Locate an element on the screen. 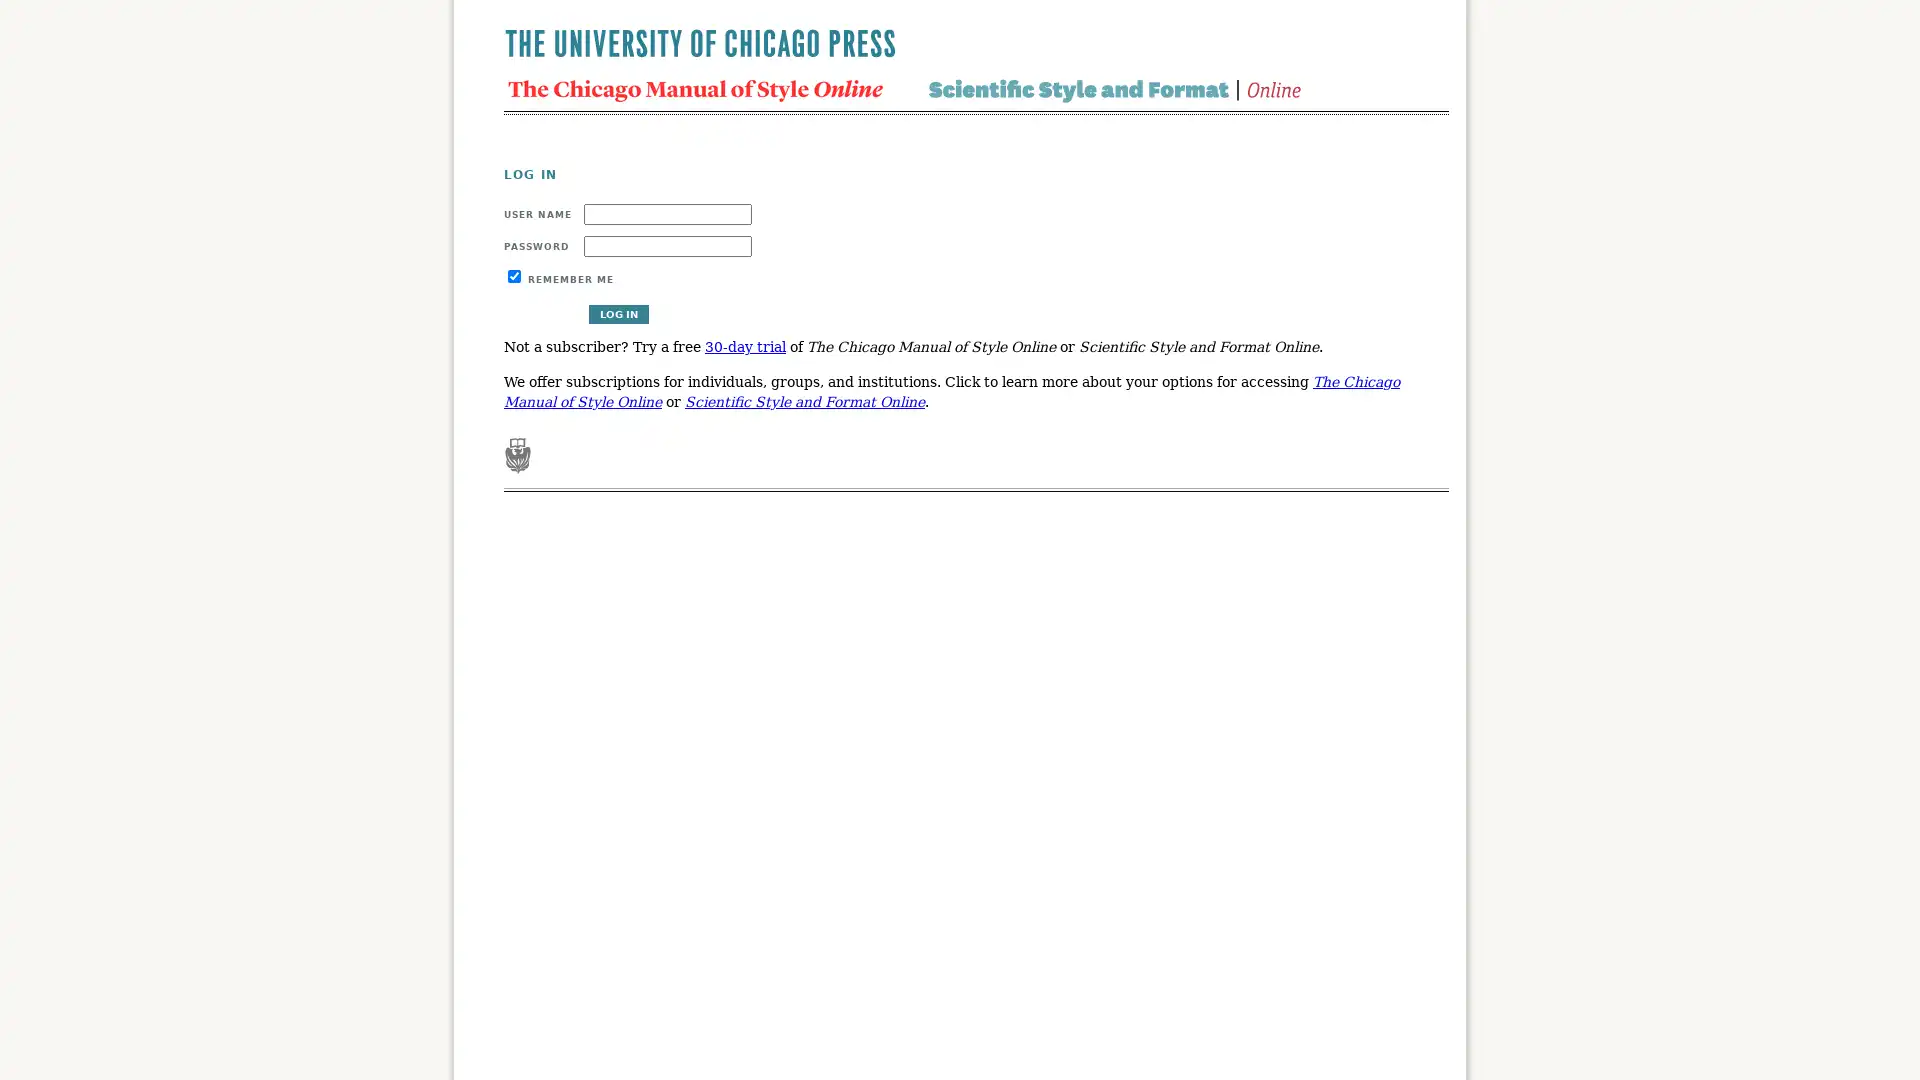  LOG IN is located at coordinates (618, 313).